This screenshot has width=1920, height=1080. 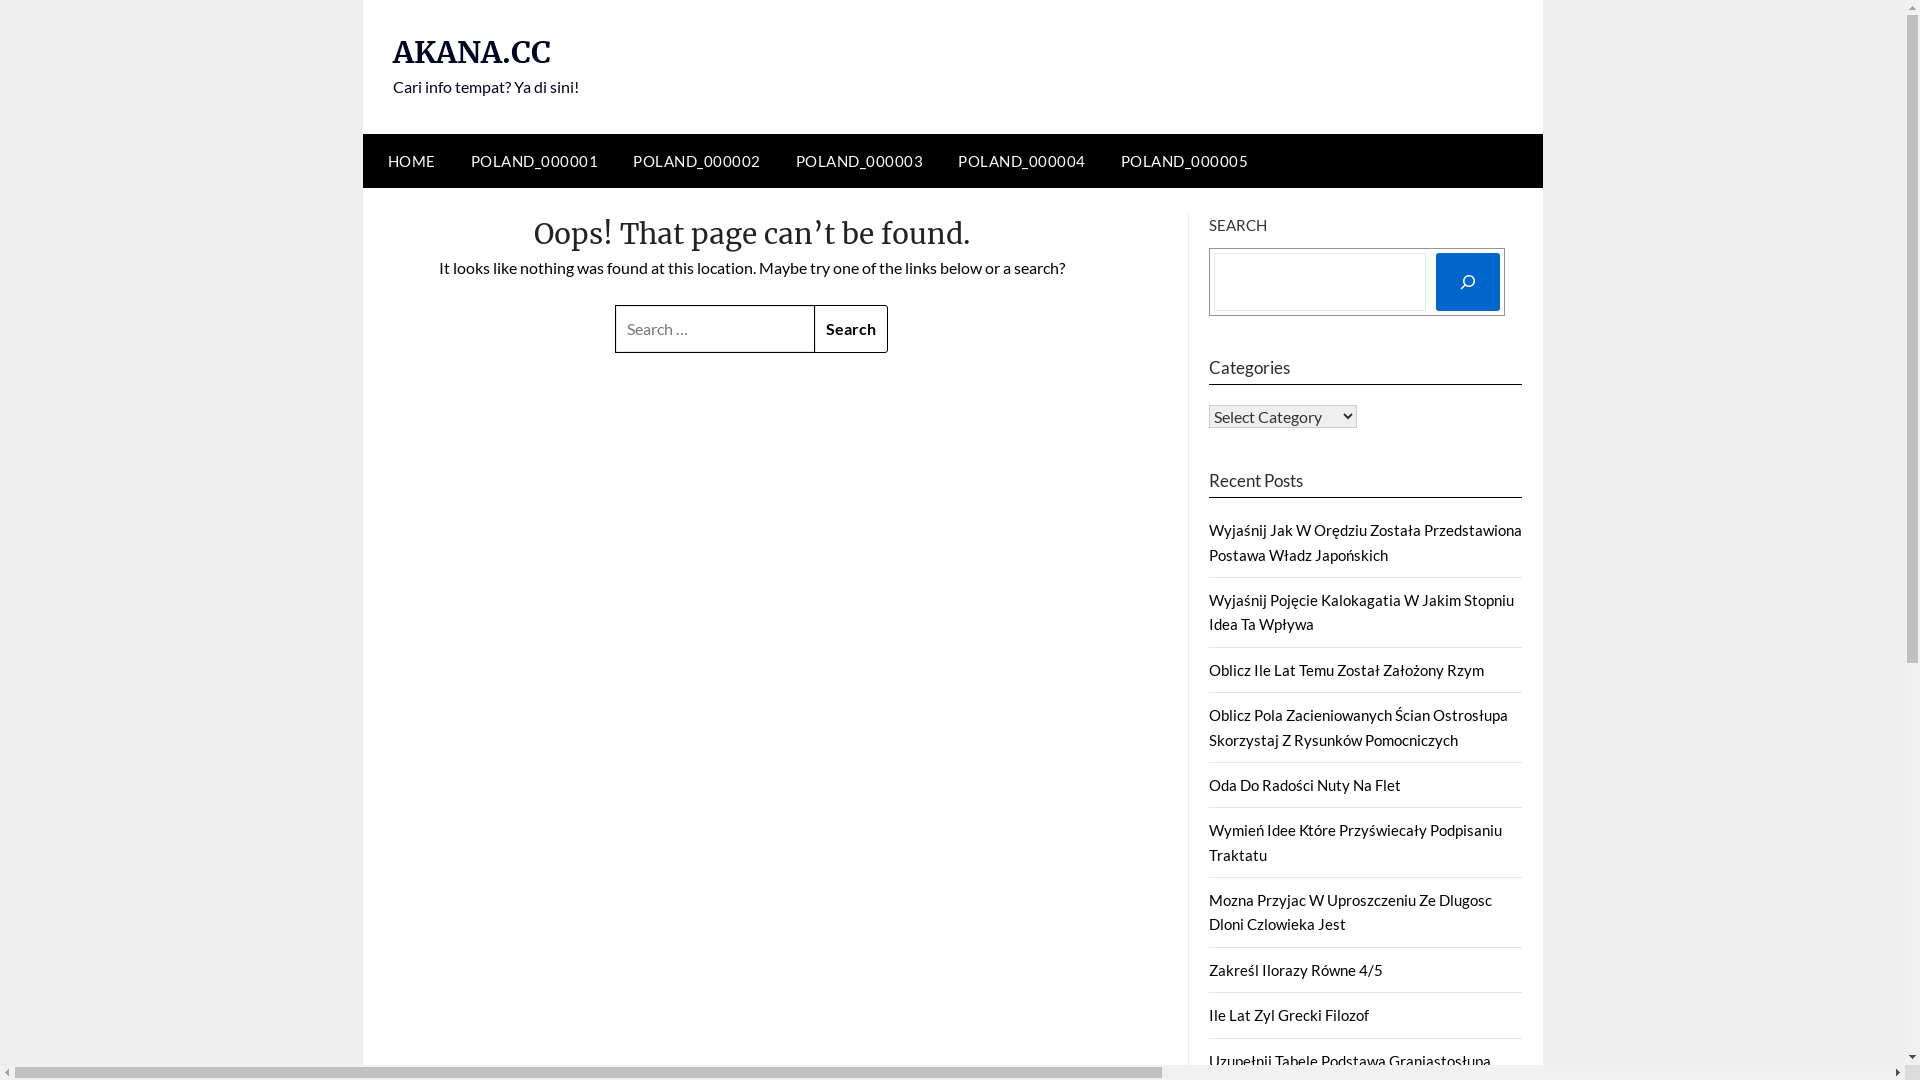 I want to click on 'POLAND_000003', so click(x=778, y=160).